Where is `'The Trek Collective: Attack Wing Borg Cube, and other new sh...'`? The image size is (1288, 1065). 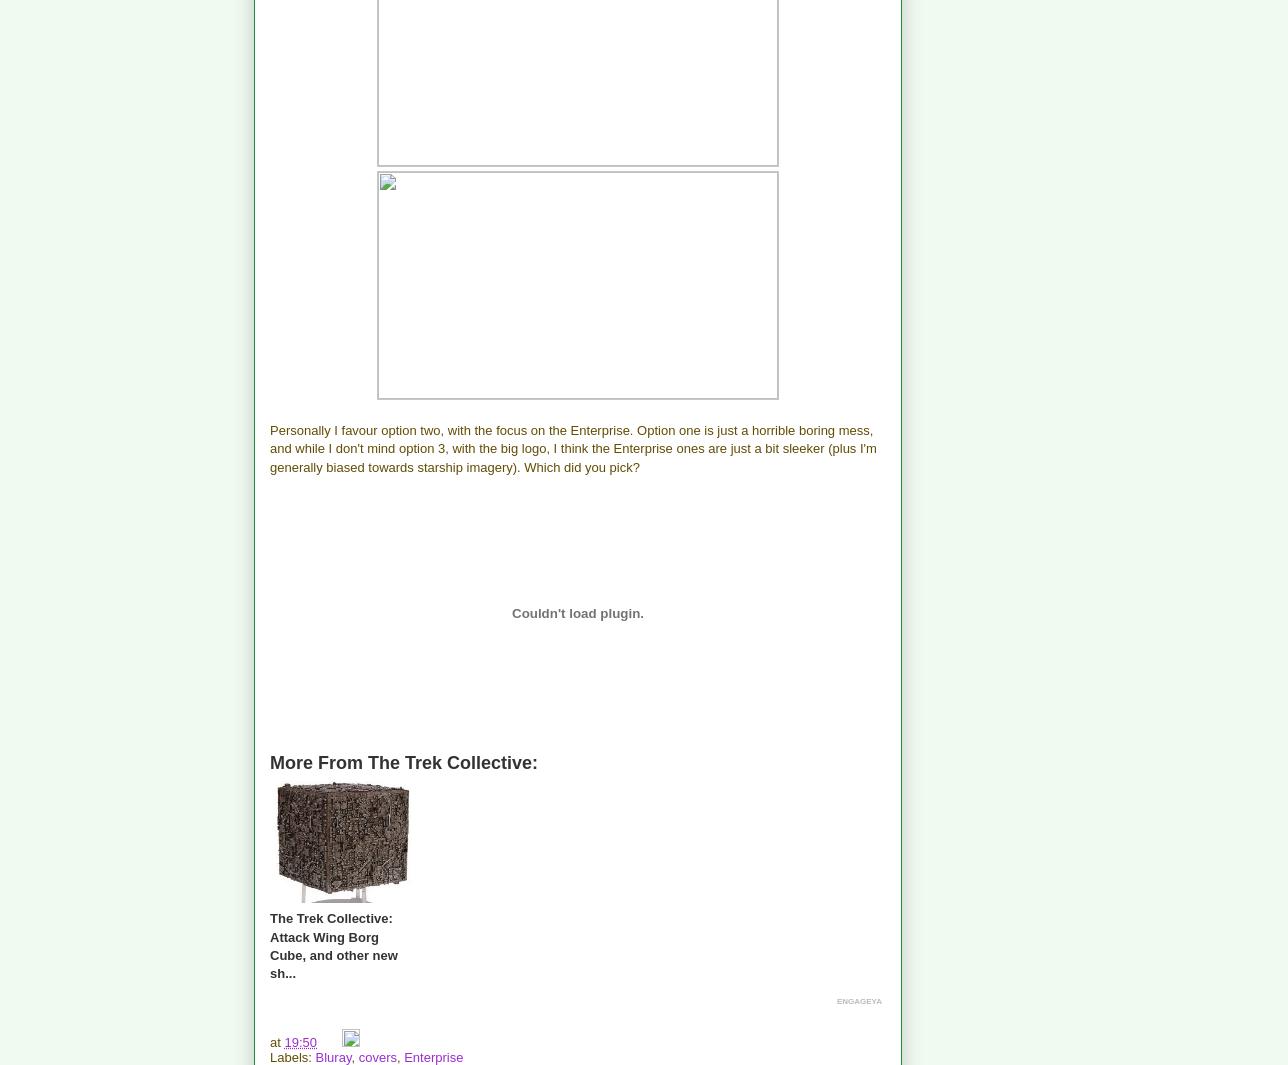 'The Trek Collective: Attack Wing Borg Cube, and other new sh...' is located at coordinates (332, 946).